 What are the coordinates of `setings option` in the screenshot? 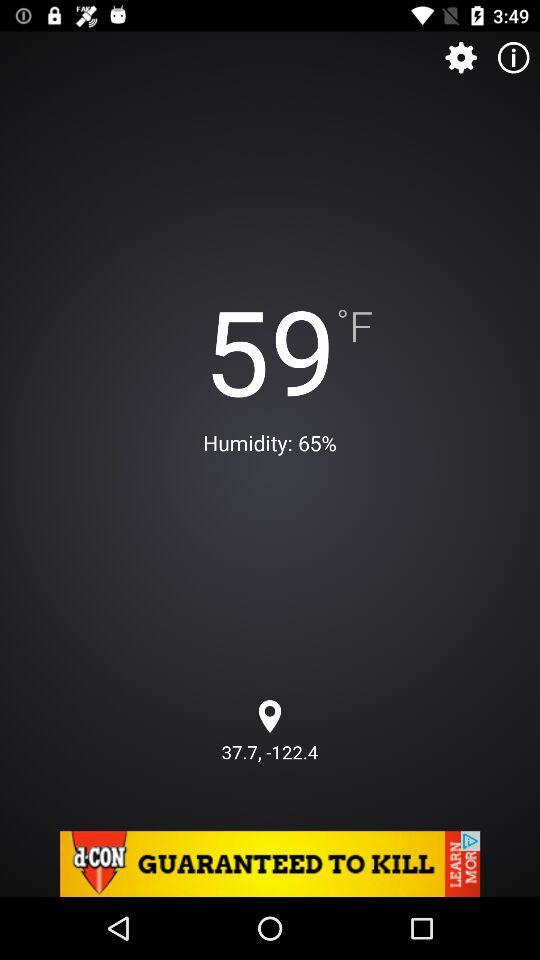 It's located at (461, 56).